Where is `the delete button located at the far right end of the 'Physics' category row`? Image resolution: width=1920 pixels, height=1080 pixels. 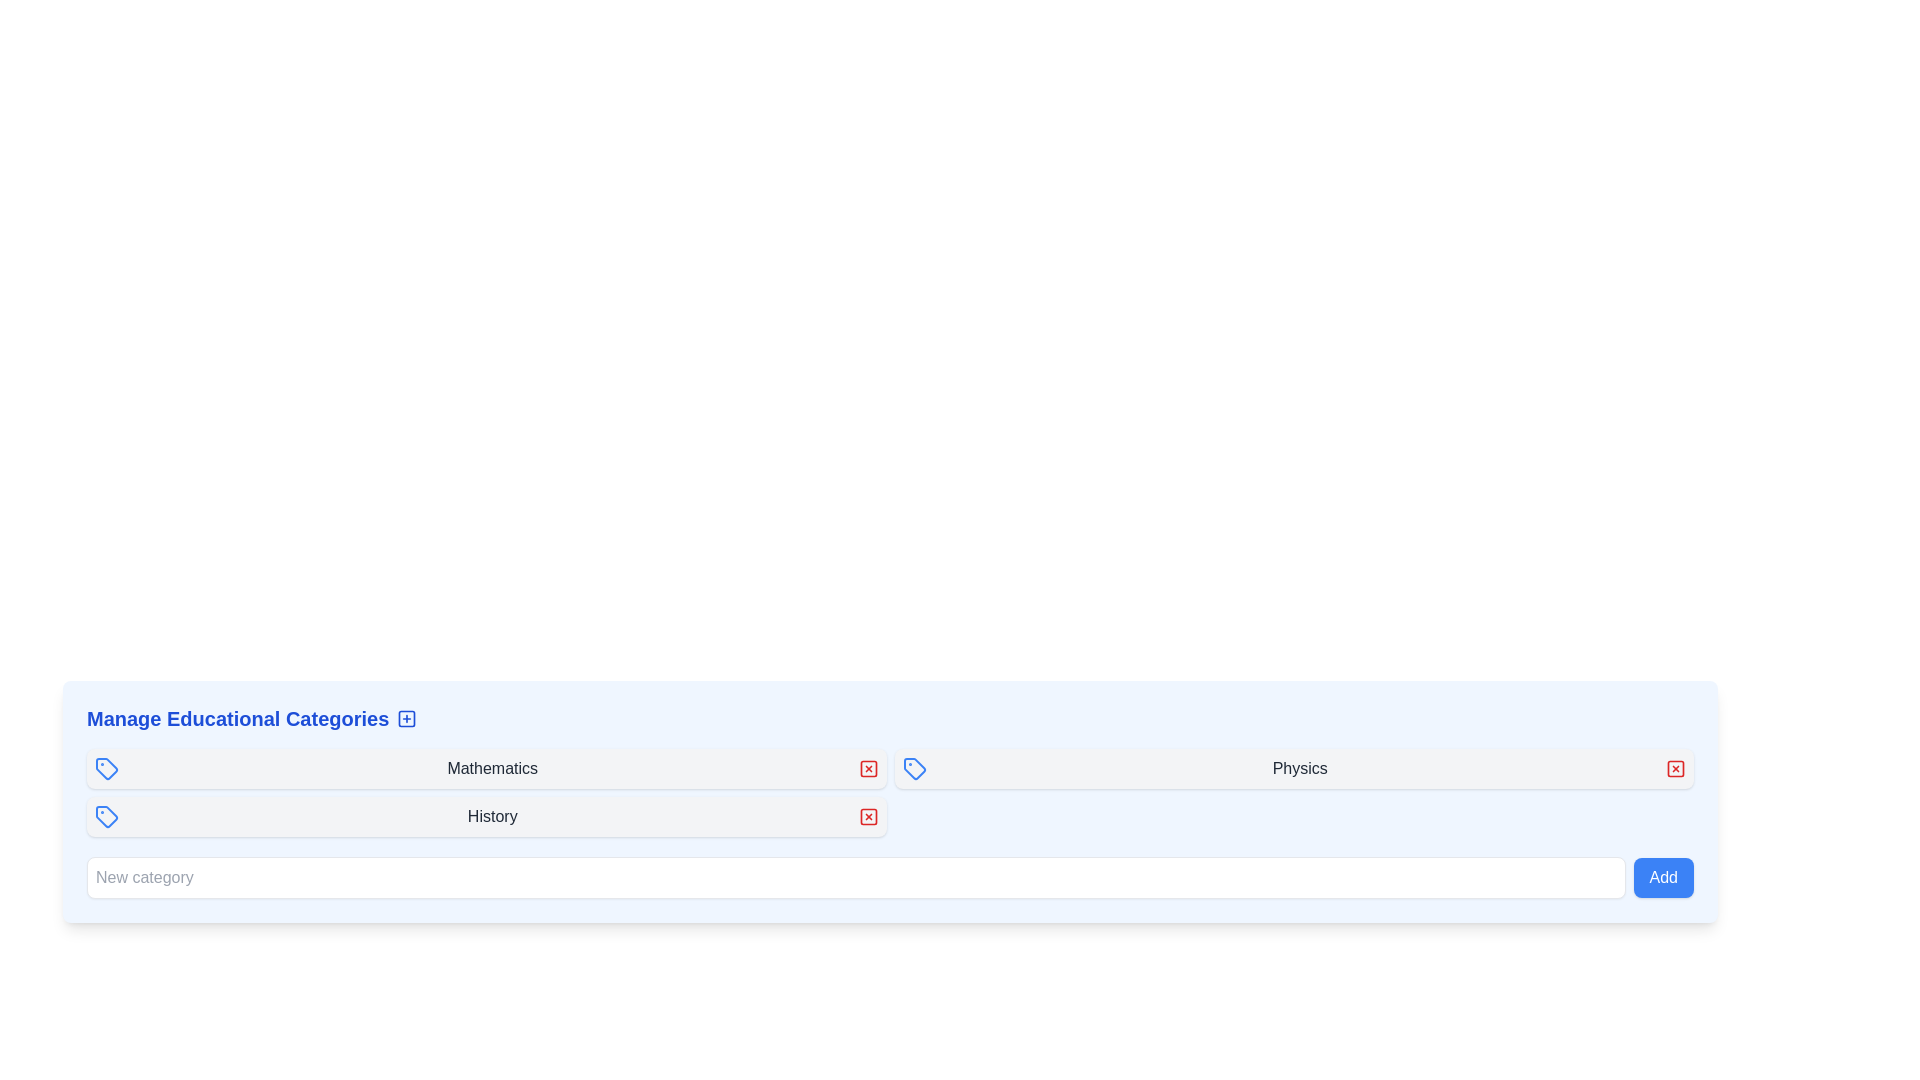
the delete button located at the far right end of the 'Physics' category row is located at coordinates (1675, 767).